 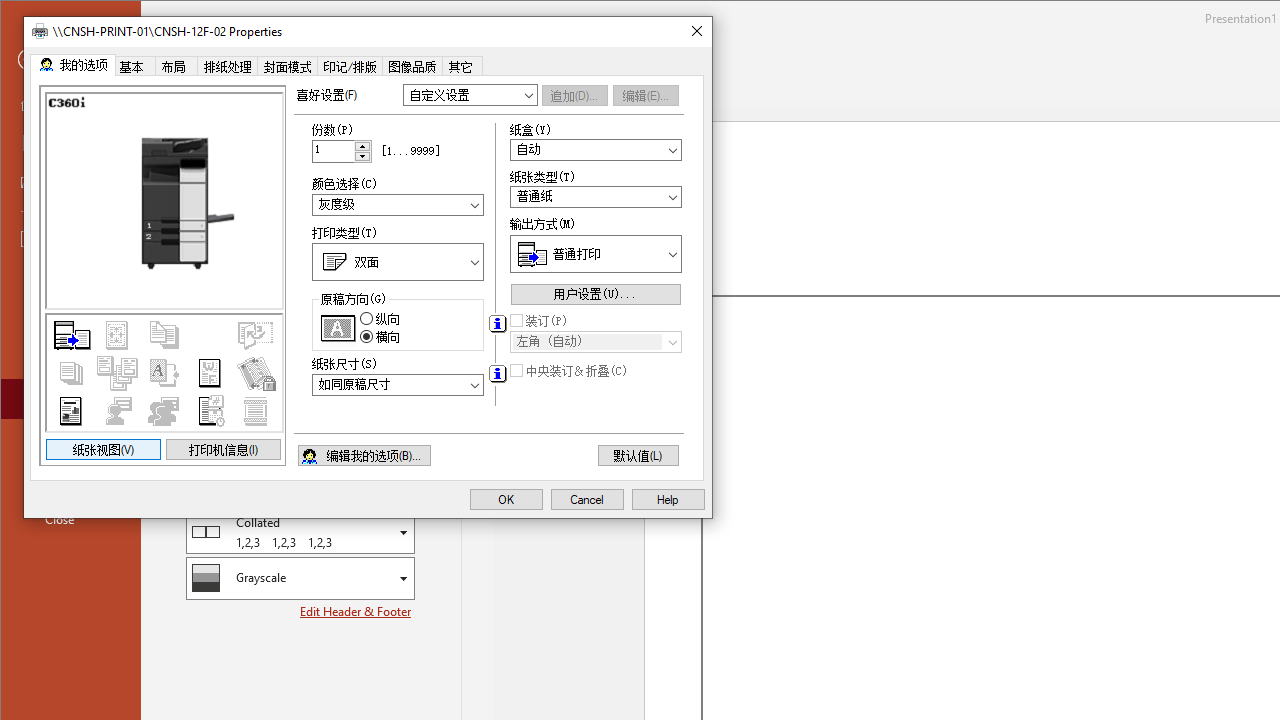 What do you see at coordinates (164, 372) in the screenshot?
I see `'Summary'` at bounding box center [164, 372].